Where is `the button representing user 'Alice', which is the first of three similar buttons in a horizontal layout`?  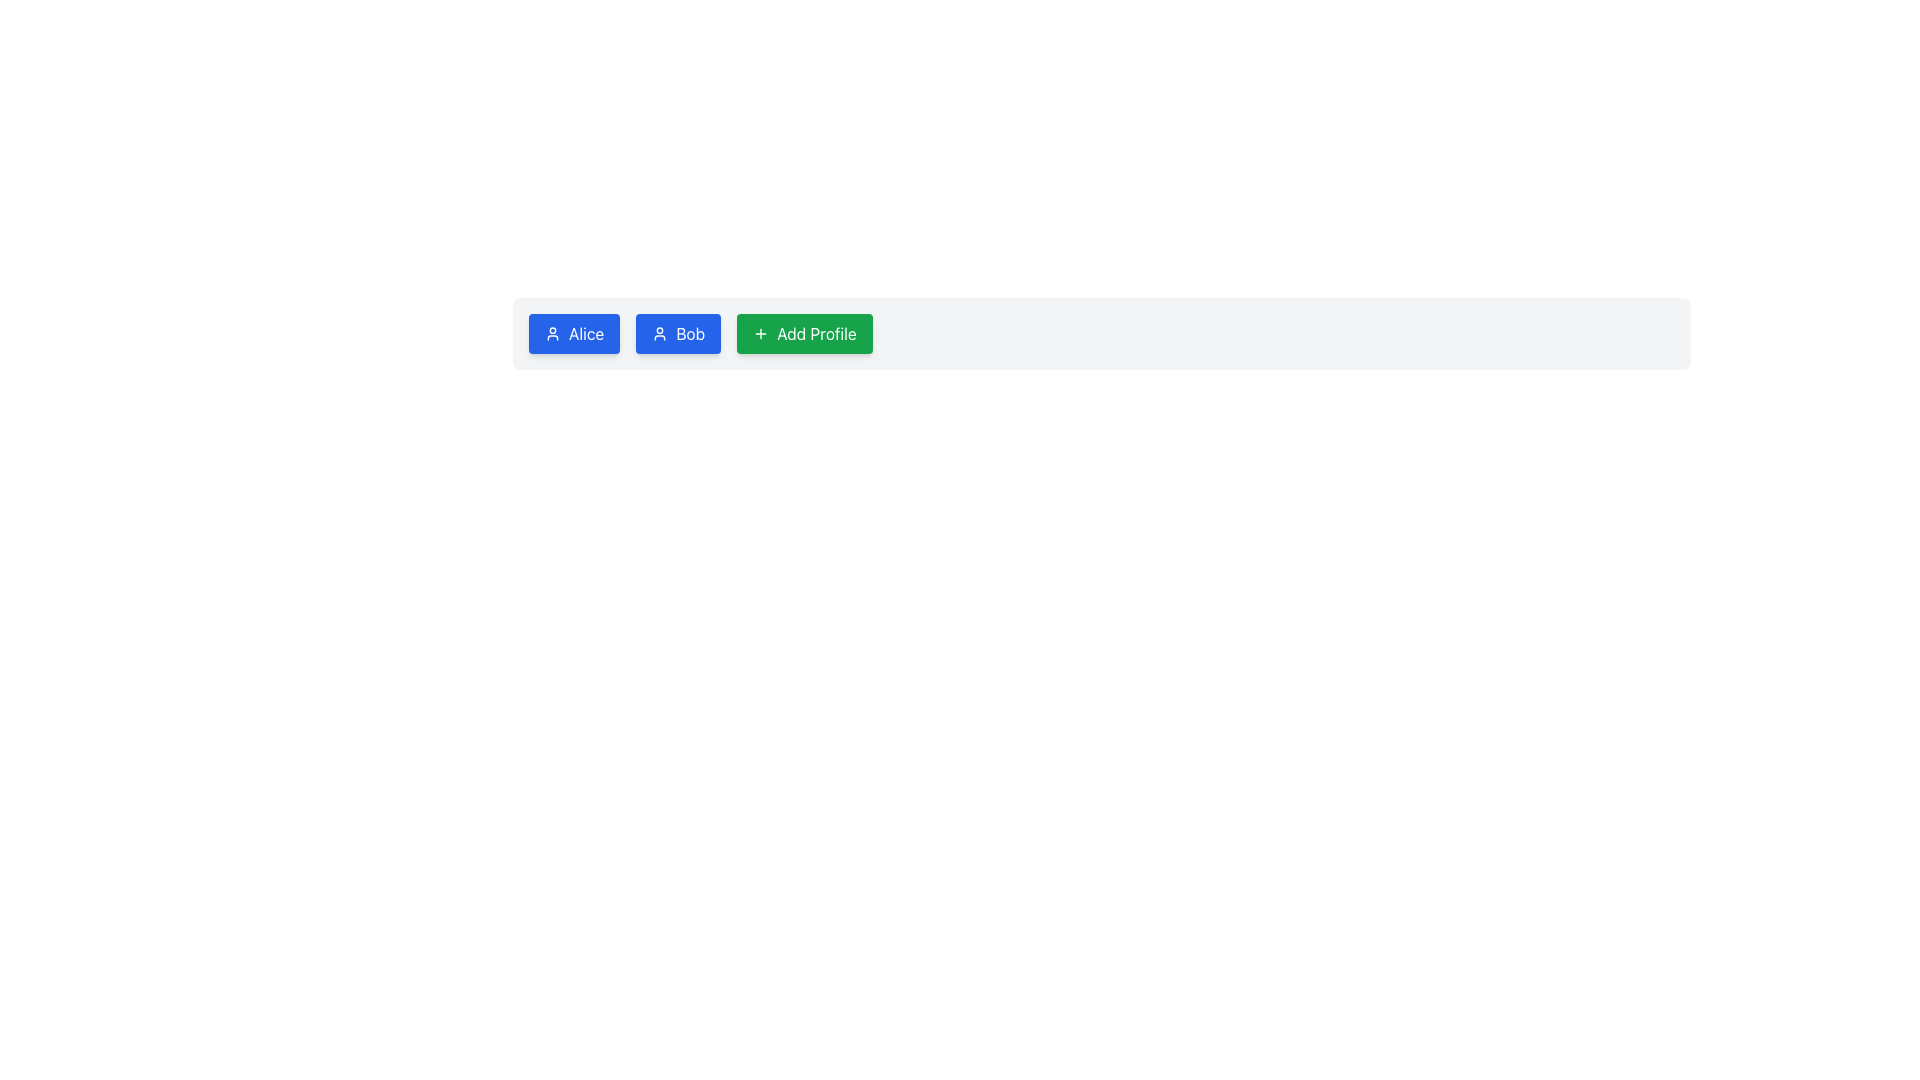
the button representing user 'Alice', which is the first of three similar buttons in a horizontal layout is located at coordinates (573, 333).